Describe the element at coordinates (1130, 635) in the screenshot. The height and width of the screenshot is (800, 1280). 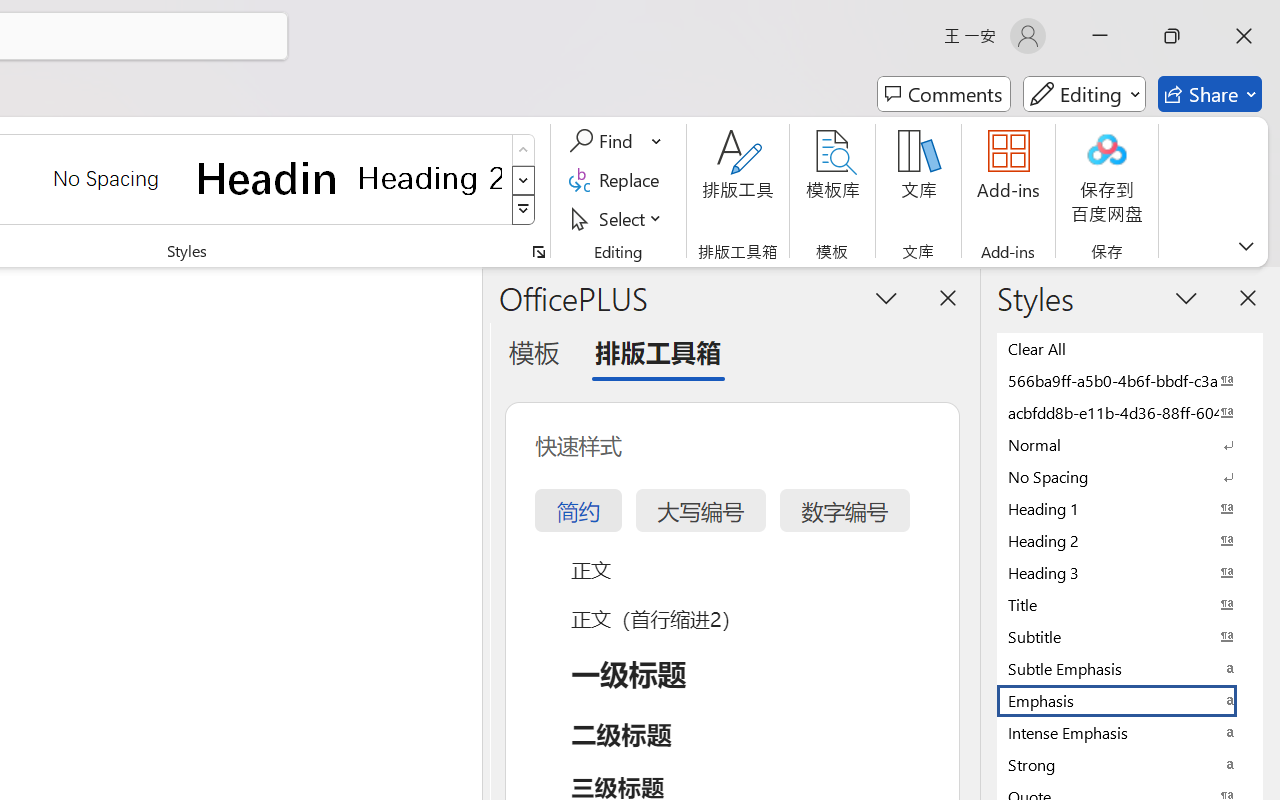
I see `'Subtitle'` at that location.